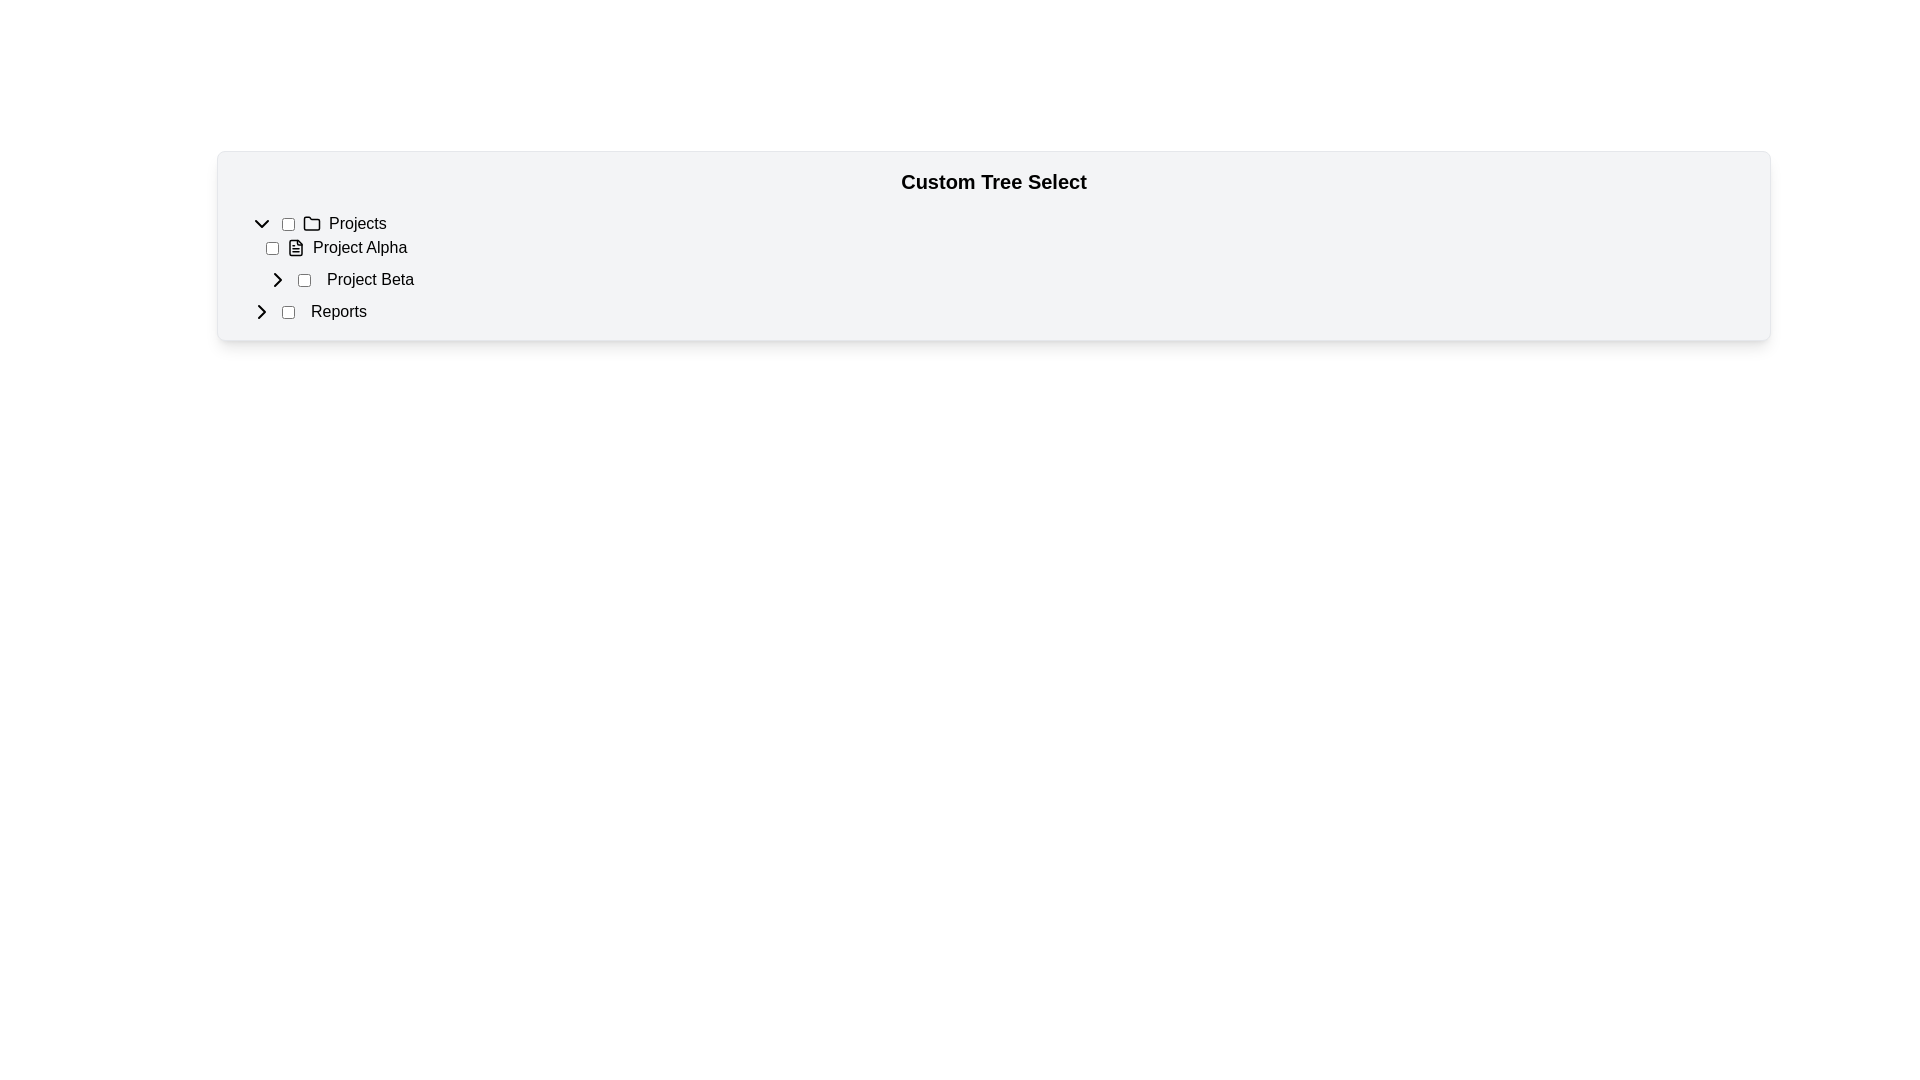 This screenshot has width=1920, height=1080. What do you see at coordinates (261, 312) in the screenshot?
I see `the right-oriented chevron arrow icon, which is located to the left of the 'Project Beta' text in a hierarchical tree structure` at bounding box center [261, 312].